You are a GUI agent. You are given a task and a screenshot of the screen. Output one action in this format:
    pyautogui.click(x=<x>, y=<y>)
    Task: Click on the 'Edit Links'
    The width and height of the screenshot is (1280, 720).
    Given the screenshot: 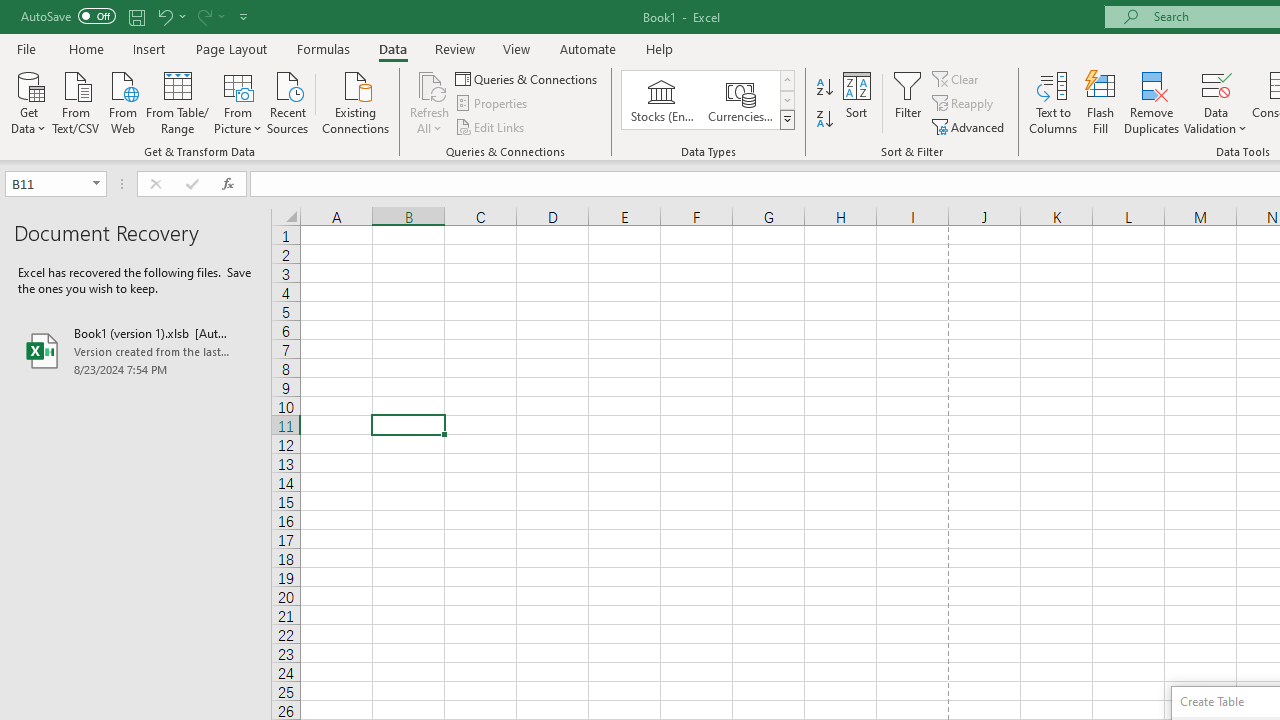 What is the action you would take?
    pyautogui.click(x=491, y=127)
    